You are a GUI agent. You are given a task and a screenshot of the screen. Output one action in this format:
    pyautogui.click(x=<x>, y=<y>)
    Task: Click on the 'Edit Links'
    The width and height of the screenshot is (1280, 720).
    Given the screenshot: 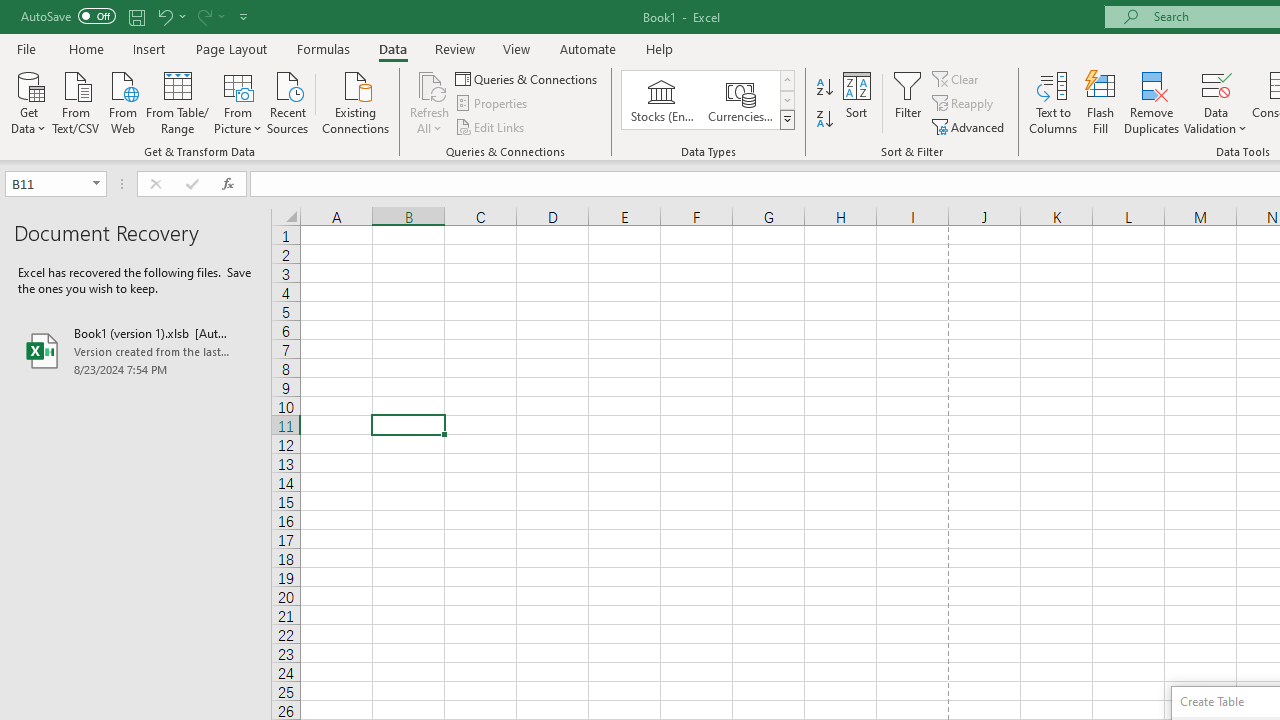 What is the action you would take?
    pyautogui.click(x=491, y=127)
    